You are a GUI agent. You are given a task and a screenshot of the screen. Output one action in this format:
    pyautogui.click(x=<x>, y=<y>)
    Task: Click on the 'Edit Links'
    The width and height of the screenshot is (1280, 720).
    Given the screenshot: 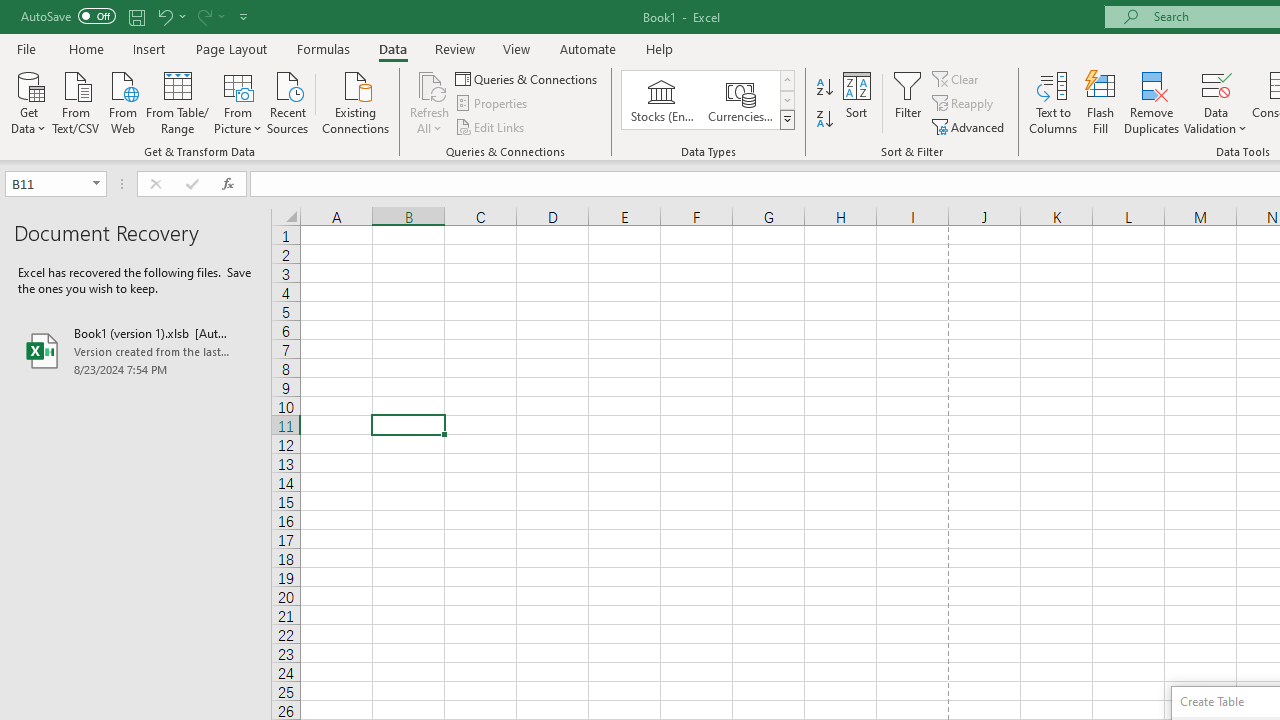 What is the action you would take?
    pyautogui.click(x=491, y=127)
    